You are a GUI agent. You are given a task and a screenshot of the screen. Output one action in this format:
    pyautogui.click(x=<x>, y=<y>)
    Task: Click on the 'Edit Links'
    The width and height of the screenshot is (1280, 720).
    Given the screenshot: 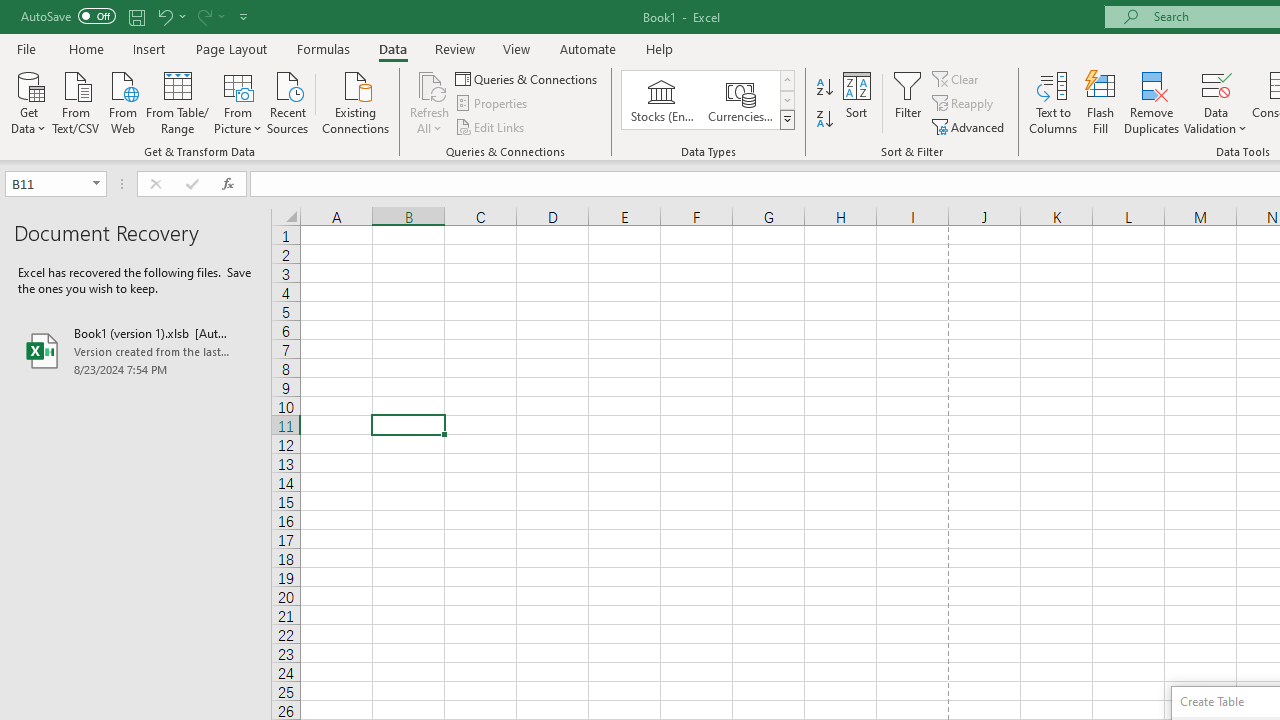 What is the action you would take?
    pyautogui.click(x=491, y=127)
    